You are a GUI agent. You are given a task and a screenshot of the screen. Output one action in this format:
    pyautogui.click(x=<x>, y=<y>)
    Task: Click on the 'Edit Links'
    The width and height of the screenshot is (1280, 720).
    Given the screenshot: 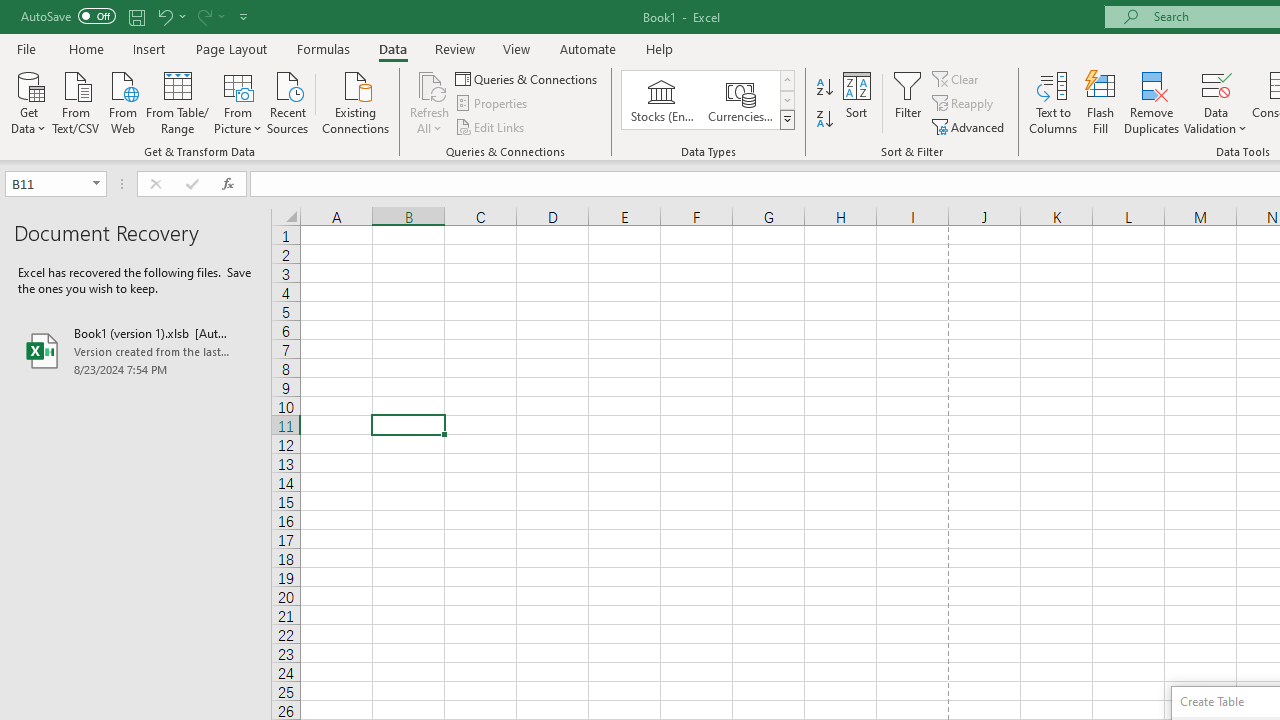 What is the action you would take?
    pyautogui.click(x=491, y=127)
    